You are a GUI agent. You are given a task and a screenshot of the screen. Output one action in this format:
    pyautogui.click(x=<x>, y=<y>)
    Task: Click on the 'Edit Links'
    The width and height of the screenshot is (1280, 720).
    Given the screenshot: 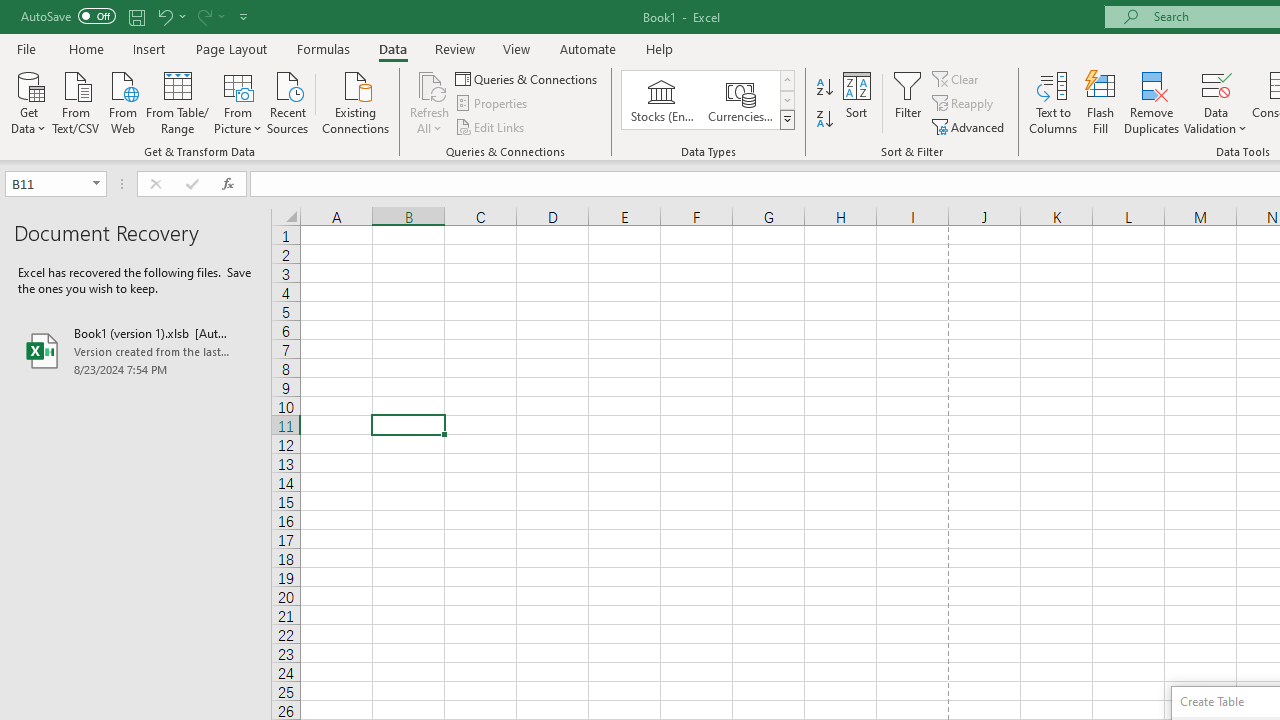 What is the action you would take?
    pyautogui.click(x=491, y=127)
    